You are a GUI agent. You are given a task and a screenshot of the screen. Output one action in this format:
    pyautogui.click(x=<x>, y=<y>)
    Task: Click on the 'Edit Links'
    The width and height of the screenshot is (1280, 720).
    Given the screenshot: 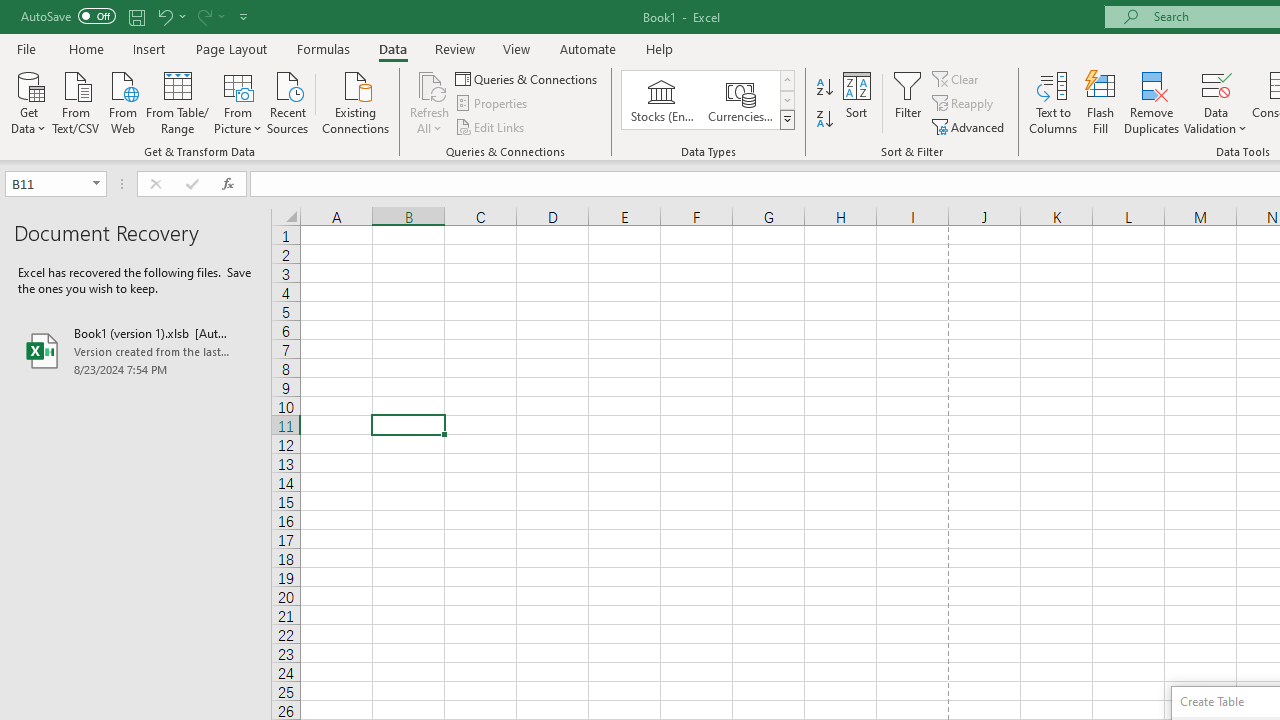 What is the action you would take?
    pyautogui.click(x=491, y=127)
    